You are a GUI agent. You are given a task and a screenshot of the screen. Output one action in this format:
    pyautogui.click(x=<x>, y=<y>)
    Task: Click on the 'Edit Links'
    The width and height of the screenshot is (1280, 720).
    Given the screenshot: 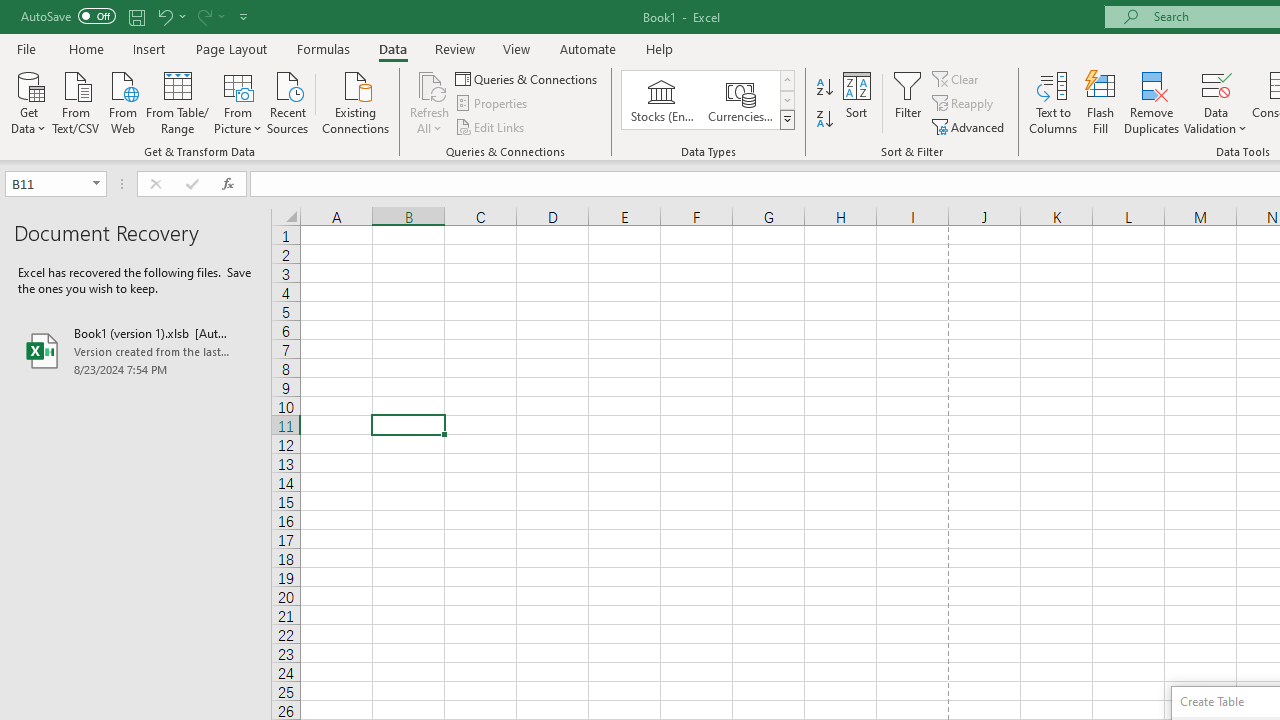 What is the action you would take?
    pyautogui.click(x=491, y=127)
    